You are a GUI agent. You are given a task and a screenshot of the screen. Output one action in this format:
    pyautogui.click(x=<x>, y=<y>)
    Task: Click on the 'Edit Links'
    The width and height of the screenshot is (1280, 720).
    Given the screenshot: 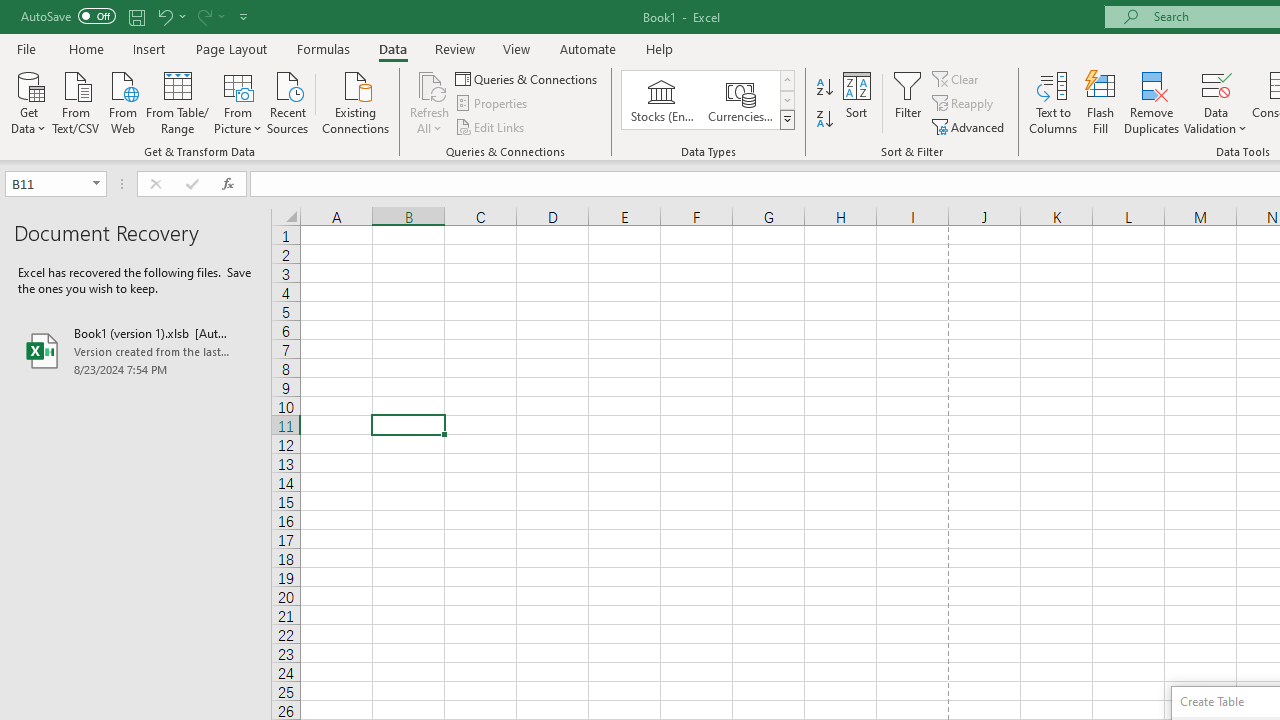 What is the action you would take?
    pyautogui.click(x=491, y=127)
    